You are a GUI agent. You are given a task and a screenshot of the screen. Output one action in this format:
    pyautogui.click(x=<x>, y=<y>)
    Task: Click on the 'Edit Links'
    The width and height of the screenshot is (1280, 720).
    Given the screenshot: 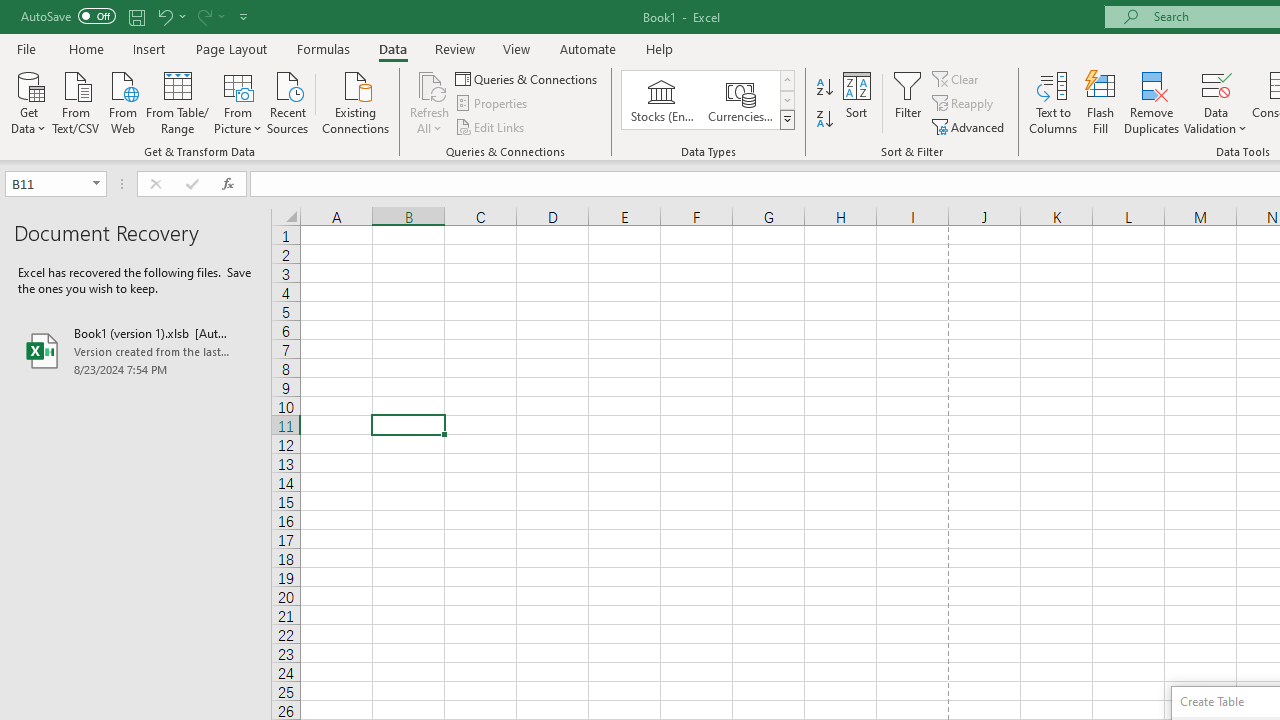 What is the action you would take?
    pyautogui.click(x=491, y=127)
    